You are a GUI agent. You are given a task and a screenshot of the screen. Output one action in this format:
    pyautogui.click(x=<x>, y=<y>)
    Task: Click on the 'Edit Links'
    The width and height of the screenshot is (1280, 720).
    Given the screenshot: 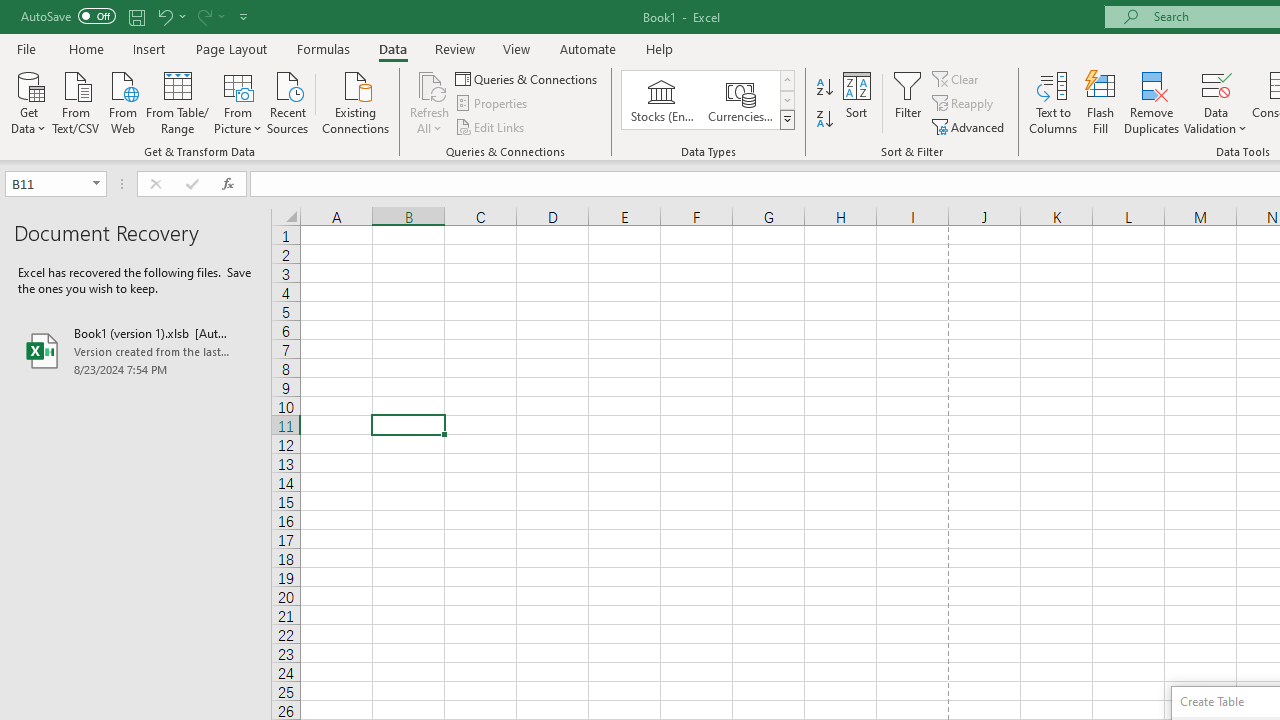 What is the action you would take?
    pyautogui.click(x=491, y=127)
    